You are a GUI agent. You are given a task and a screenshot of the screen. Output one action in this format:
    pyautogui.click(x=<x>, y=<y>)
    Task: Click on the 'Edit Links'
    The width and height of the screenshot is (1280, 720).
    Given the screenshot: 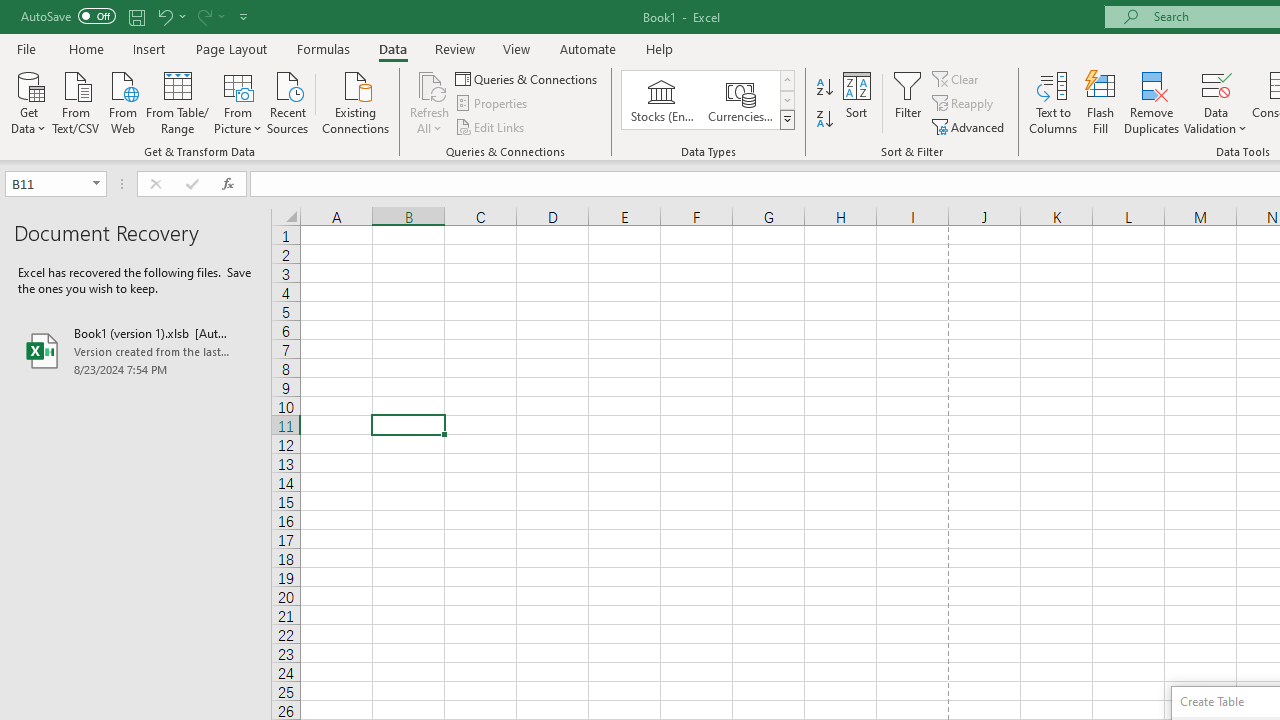 What is the action you would take?
    pyautogui.click(x=491, y=127)
    